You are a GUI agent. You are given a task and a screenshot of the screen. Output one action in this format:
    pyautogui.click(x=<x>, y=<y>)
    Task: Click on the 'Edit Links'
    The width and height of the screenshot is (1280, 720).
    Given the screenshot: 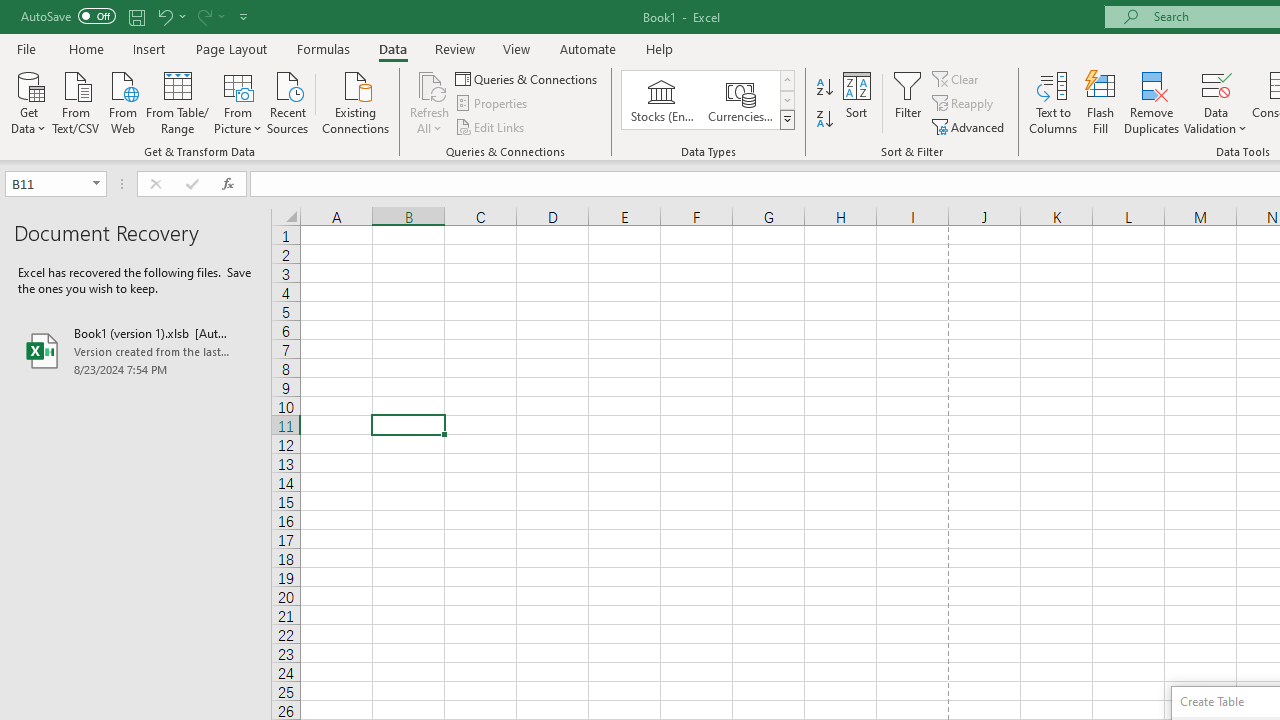 What is the action you would take?
    pyautogui.click(x=491, y=127)
    